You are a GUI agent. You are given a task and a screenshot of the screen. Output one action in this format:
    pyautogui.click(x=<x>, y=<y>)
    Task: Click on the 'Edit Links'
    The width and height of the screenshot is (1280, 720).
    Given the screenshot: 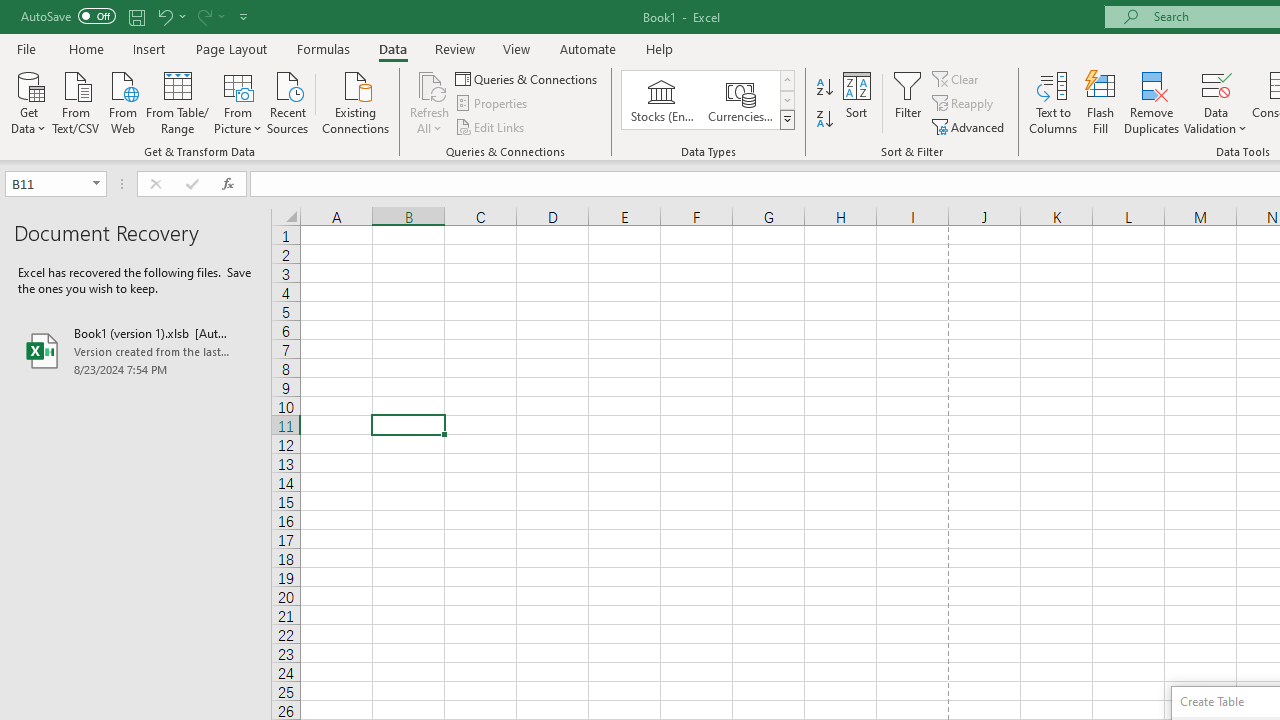 What is the action you would take?
    pyautogui.click(x=491, y=127)
    